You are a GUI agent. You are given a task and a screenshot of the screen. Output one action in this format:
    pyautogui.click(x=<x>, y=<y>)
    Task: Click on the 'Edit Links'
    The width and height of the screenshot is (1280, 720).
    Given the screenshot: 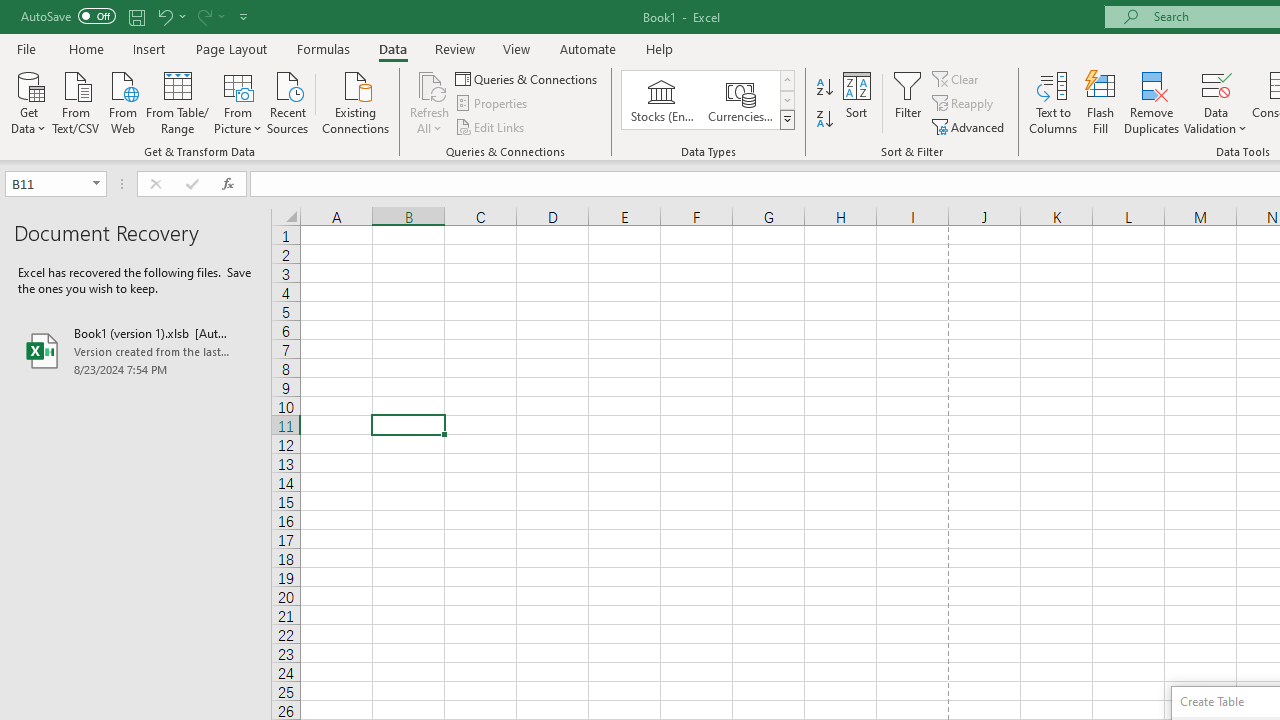 What is the action you would take?
    pyautogui.click(x=491, y=127)
    